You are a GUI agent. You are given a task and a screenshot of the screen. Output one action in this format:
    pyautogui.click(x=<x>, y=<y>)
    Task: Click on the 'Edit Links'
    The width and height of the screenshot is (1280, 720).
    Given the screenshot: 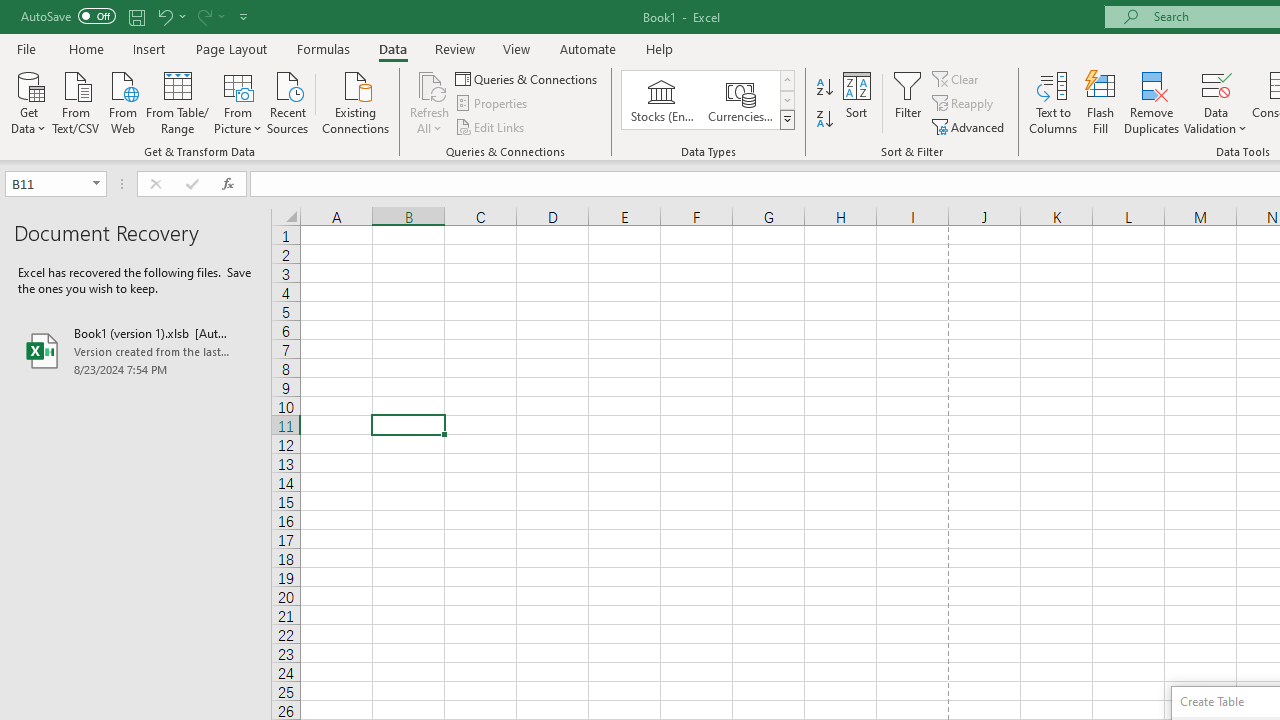 What is the action you would take?
    pyautogui.click(x=491, y=127)
    